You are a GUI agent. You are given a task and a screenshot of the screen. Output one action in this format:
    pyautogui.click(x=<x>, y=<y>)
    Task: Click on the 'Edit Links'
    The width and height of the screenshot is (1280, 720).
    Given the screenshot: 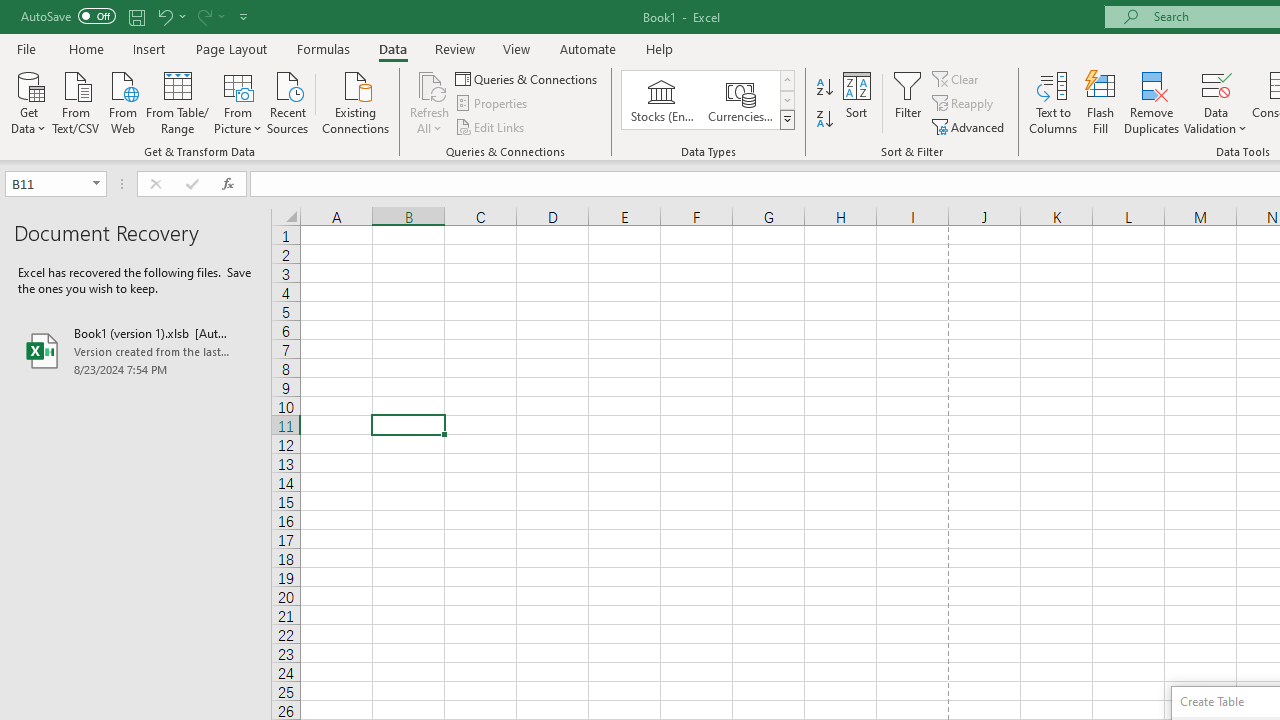 What is the action you would take?
    pyautogui.click(x=491, y=127)
    